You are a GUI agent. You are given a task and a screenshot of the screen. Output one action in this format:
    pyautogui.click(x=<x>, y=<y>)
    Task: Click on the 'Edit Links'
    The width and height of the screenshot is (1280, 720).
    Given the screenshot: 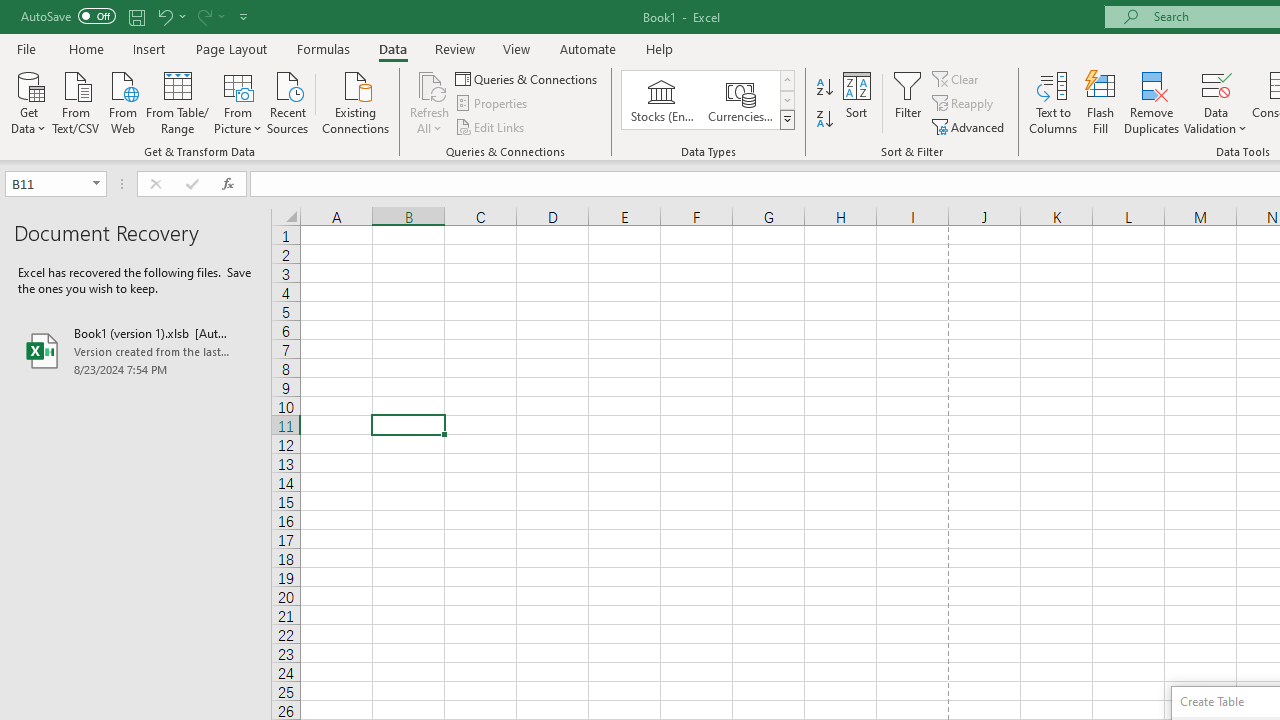 What is the action you would take?
    pyautogui.click(x=491, y=127)
    